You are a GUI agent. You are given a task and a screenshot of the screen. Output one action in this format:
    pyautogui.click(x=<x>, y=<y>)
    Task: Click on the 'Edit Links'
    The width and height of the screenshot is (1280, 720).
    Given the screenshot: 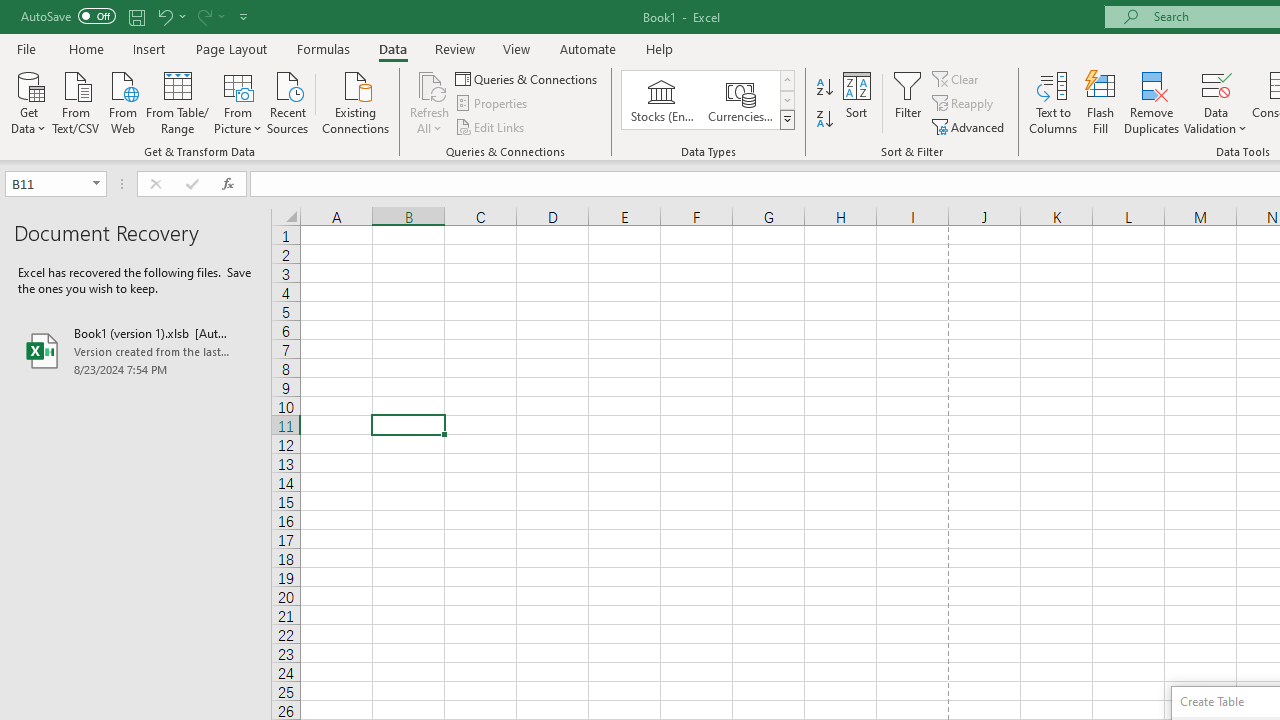 What is the action you would take?
    pyautogui.click(x=491, y=127)
    